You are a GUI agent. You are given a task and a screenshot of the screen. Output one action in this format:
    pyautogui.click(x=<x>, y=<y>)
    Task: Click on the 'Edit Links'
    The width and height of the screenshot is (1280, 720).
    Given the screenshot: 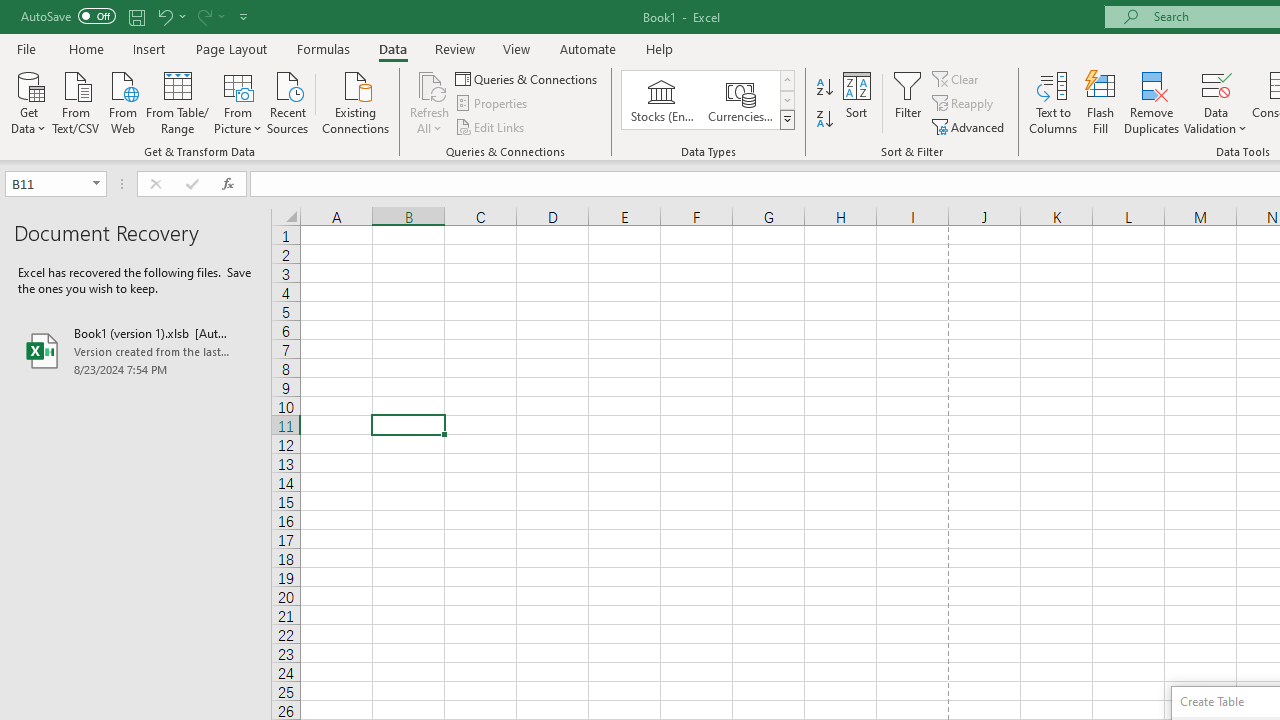 What is the action you would take?
    pyautogui.click(x=491, y=127)
    